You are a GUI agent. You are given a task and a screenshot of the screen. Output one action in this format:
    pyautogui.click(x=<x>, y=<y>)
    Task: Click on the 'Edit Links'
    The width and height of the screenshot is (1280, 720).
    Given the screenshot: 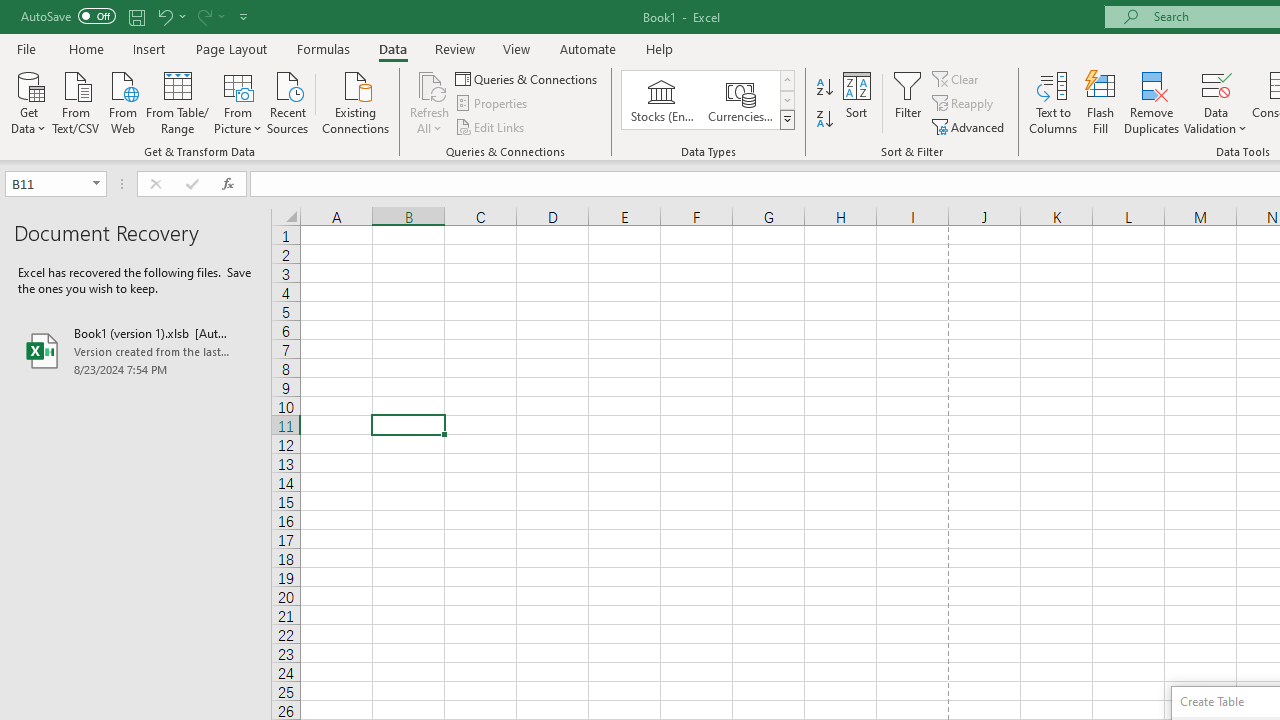 What is the action you would take?
    pyautogui.click(x=491, y=127)
    